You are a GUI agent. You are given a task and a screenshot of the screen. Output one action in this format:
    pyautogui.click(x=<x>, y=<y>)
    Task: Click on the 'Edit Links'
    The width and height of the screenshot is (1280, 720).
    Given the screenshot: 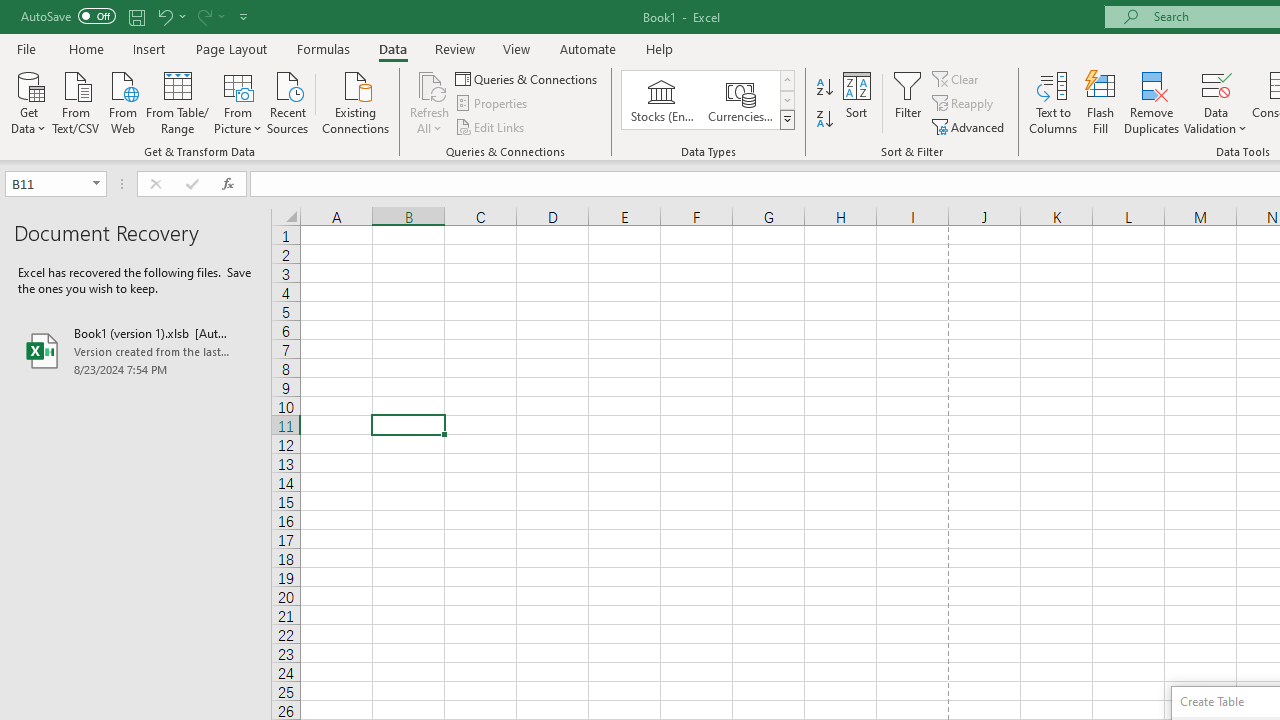 What is the action you would take?
    pyautogui.click(x=491, y=127)
    